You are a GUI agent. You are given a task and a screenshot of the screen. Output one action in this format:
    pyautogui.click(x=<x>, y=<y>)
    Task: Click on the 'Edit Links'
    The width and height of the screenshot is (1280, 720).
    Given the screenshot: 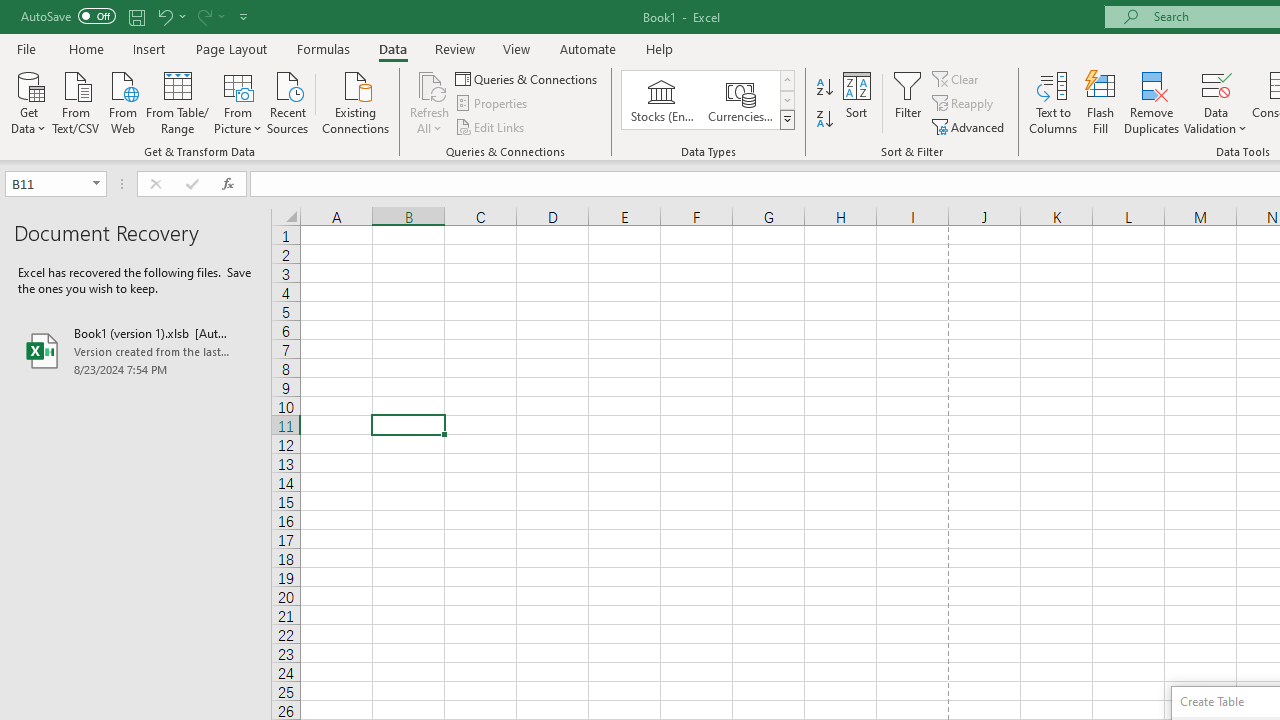 What is the action you would take?
    pyautogui.click(x=491, y=127)
    